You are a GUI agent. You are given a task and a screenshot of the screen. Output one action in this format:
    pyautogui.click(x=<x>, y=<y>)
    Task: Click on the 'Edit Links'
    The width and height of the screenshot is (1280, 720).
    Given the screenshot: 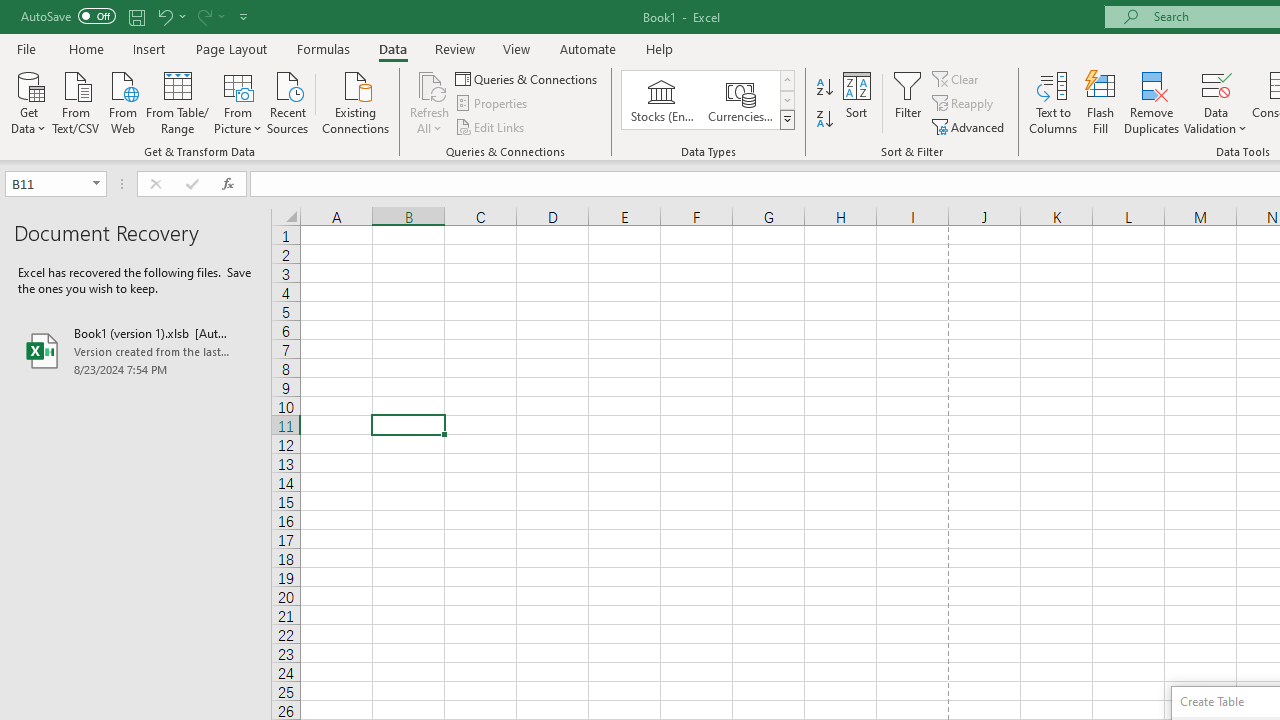 What is the action you would take?
    pyautogui.click(x=491, y=127)
    